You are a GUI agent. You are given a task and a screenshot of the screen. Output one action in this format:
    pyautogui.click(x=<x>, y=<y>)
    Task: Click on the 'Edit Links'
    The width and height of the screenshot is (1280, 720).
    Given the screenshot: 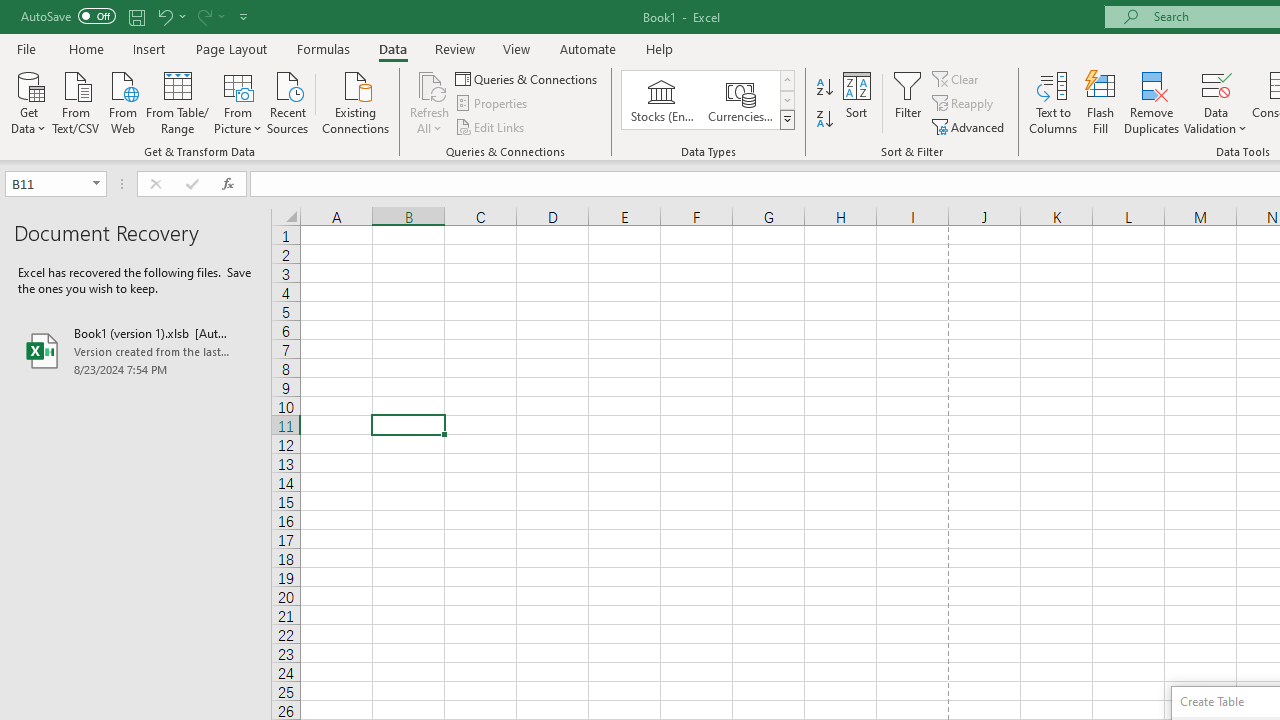 What is the action you would take?
    pyautogui.click(x=491, y=127)
    